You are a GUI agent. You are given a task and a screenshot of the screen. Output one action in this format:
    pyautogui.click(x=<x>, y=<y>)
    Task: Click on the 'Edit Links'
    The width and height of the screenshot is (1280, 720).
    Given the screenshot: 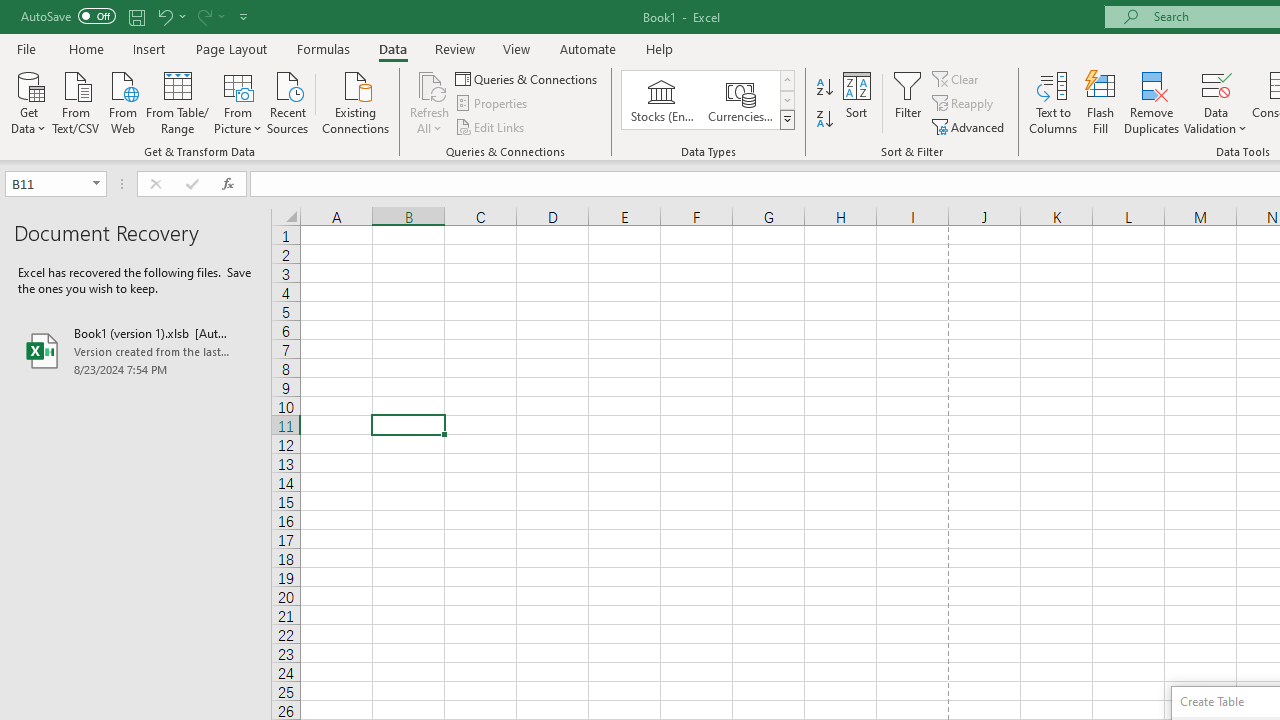 What is the action you would take?
    pyautogui.click(x=491, y=127)
    